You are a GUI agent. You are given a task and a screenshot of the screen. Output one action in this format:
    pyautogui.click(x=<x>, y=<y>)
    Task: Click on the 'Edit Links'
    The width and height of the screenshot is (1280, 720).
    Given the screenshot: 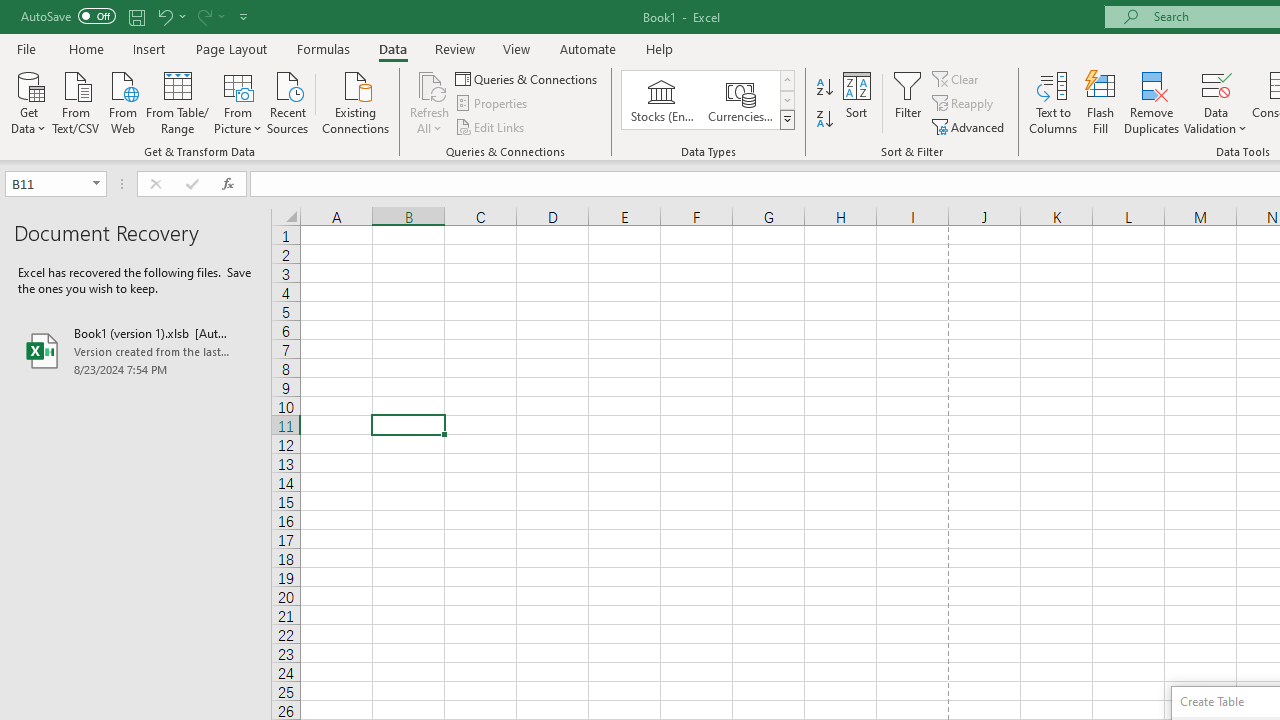 What is the action you would take?
    pyautogui.click(x=491, y=127)
    